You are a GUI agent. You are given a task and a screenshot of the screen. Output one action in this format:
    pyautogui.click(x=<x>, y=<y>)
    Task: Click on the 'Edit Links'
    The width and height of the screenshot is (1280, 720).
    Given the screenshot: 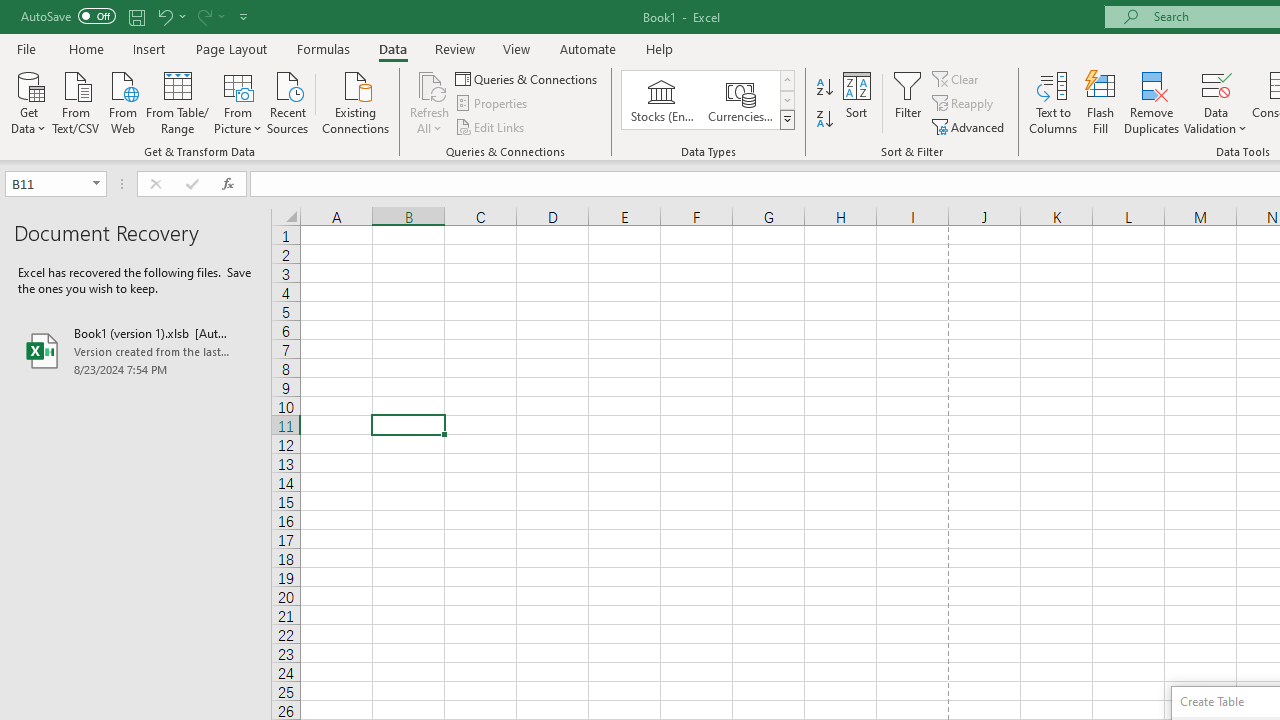 What is the action you would take?
    pyautogui.click(x=491, y=127)
    